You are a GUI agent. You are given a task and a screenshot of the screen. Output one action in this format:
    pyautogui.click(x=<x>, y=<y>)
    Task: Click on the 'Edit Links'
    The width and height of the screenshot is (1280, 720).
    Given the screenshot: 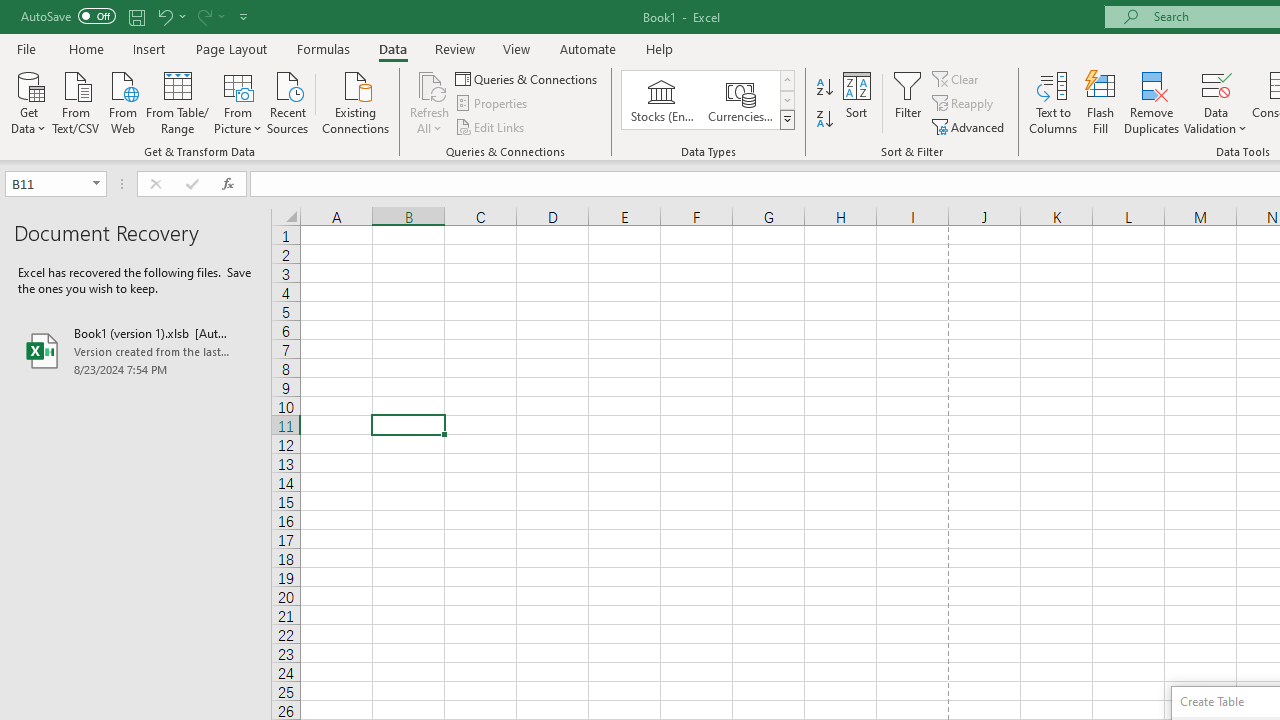 What is the action you would take?
    pyautogui.click(x=491, y=127)
    